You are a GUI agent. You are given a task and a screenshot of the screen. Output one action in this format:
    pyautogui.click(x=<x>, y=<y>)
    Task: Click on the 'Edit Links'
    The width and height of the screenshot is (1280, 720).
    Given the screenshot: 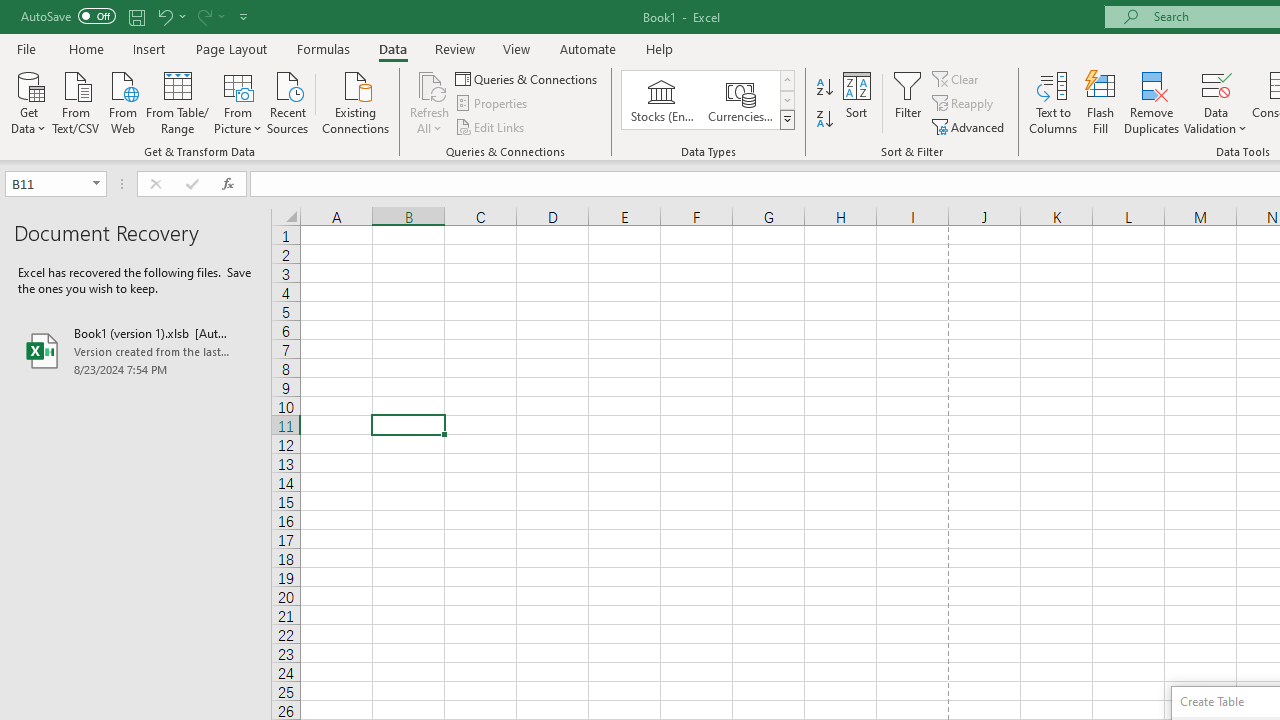 What is the action you would take?
    pyautogui.click(x=491, y=127)
    